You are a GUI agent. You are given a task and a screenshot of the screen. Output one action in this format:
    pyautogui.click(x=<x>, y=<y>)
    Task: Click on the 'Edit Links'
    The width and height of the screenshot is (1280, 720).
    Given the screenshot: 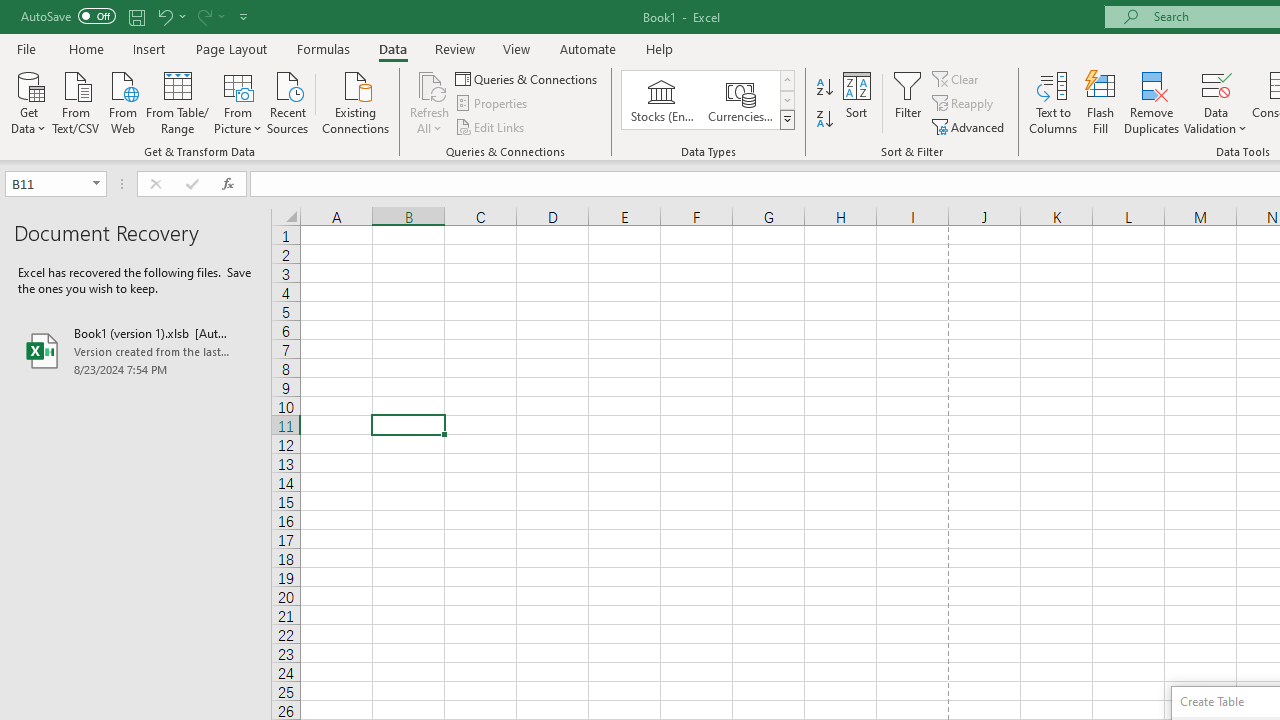 What is the action you would take?
    pyautogui.click(x=491, y=127)
    